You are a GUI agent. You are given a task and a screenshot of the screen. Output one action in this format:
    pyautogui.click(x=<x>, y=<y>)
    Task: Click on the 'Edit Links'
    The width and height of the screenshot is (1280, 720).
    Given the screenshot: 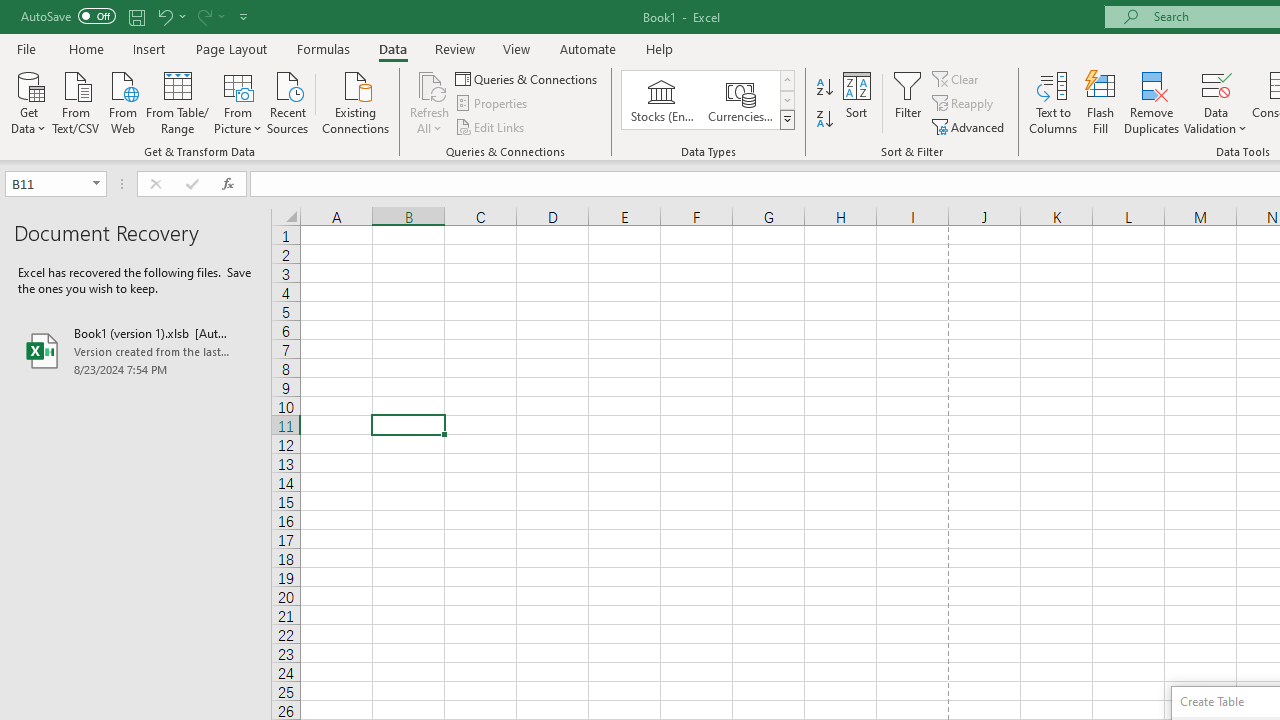 What is the action you would take?
    pyautogui.click(x=491, y=127)
    